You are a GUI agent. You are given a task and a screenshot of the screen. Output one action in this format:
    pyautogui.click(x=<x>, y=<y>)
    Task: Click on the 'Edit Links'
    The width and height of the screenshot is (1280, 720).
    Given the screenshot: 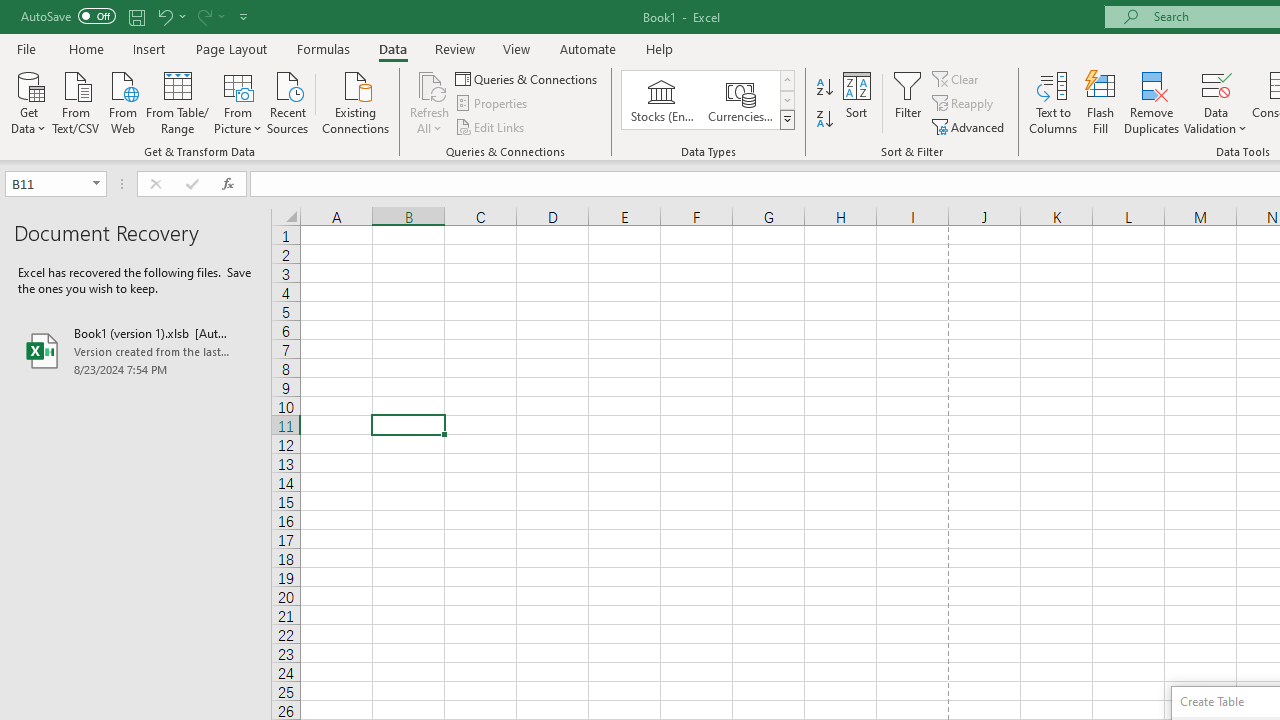 What is the action you would take?
    pyautogui.click(x=491, y=127)
    